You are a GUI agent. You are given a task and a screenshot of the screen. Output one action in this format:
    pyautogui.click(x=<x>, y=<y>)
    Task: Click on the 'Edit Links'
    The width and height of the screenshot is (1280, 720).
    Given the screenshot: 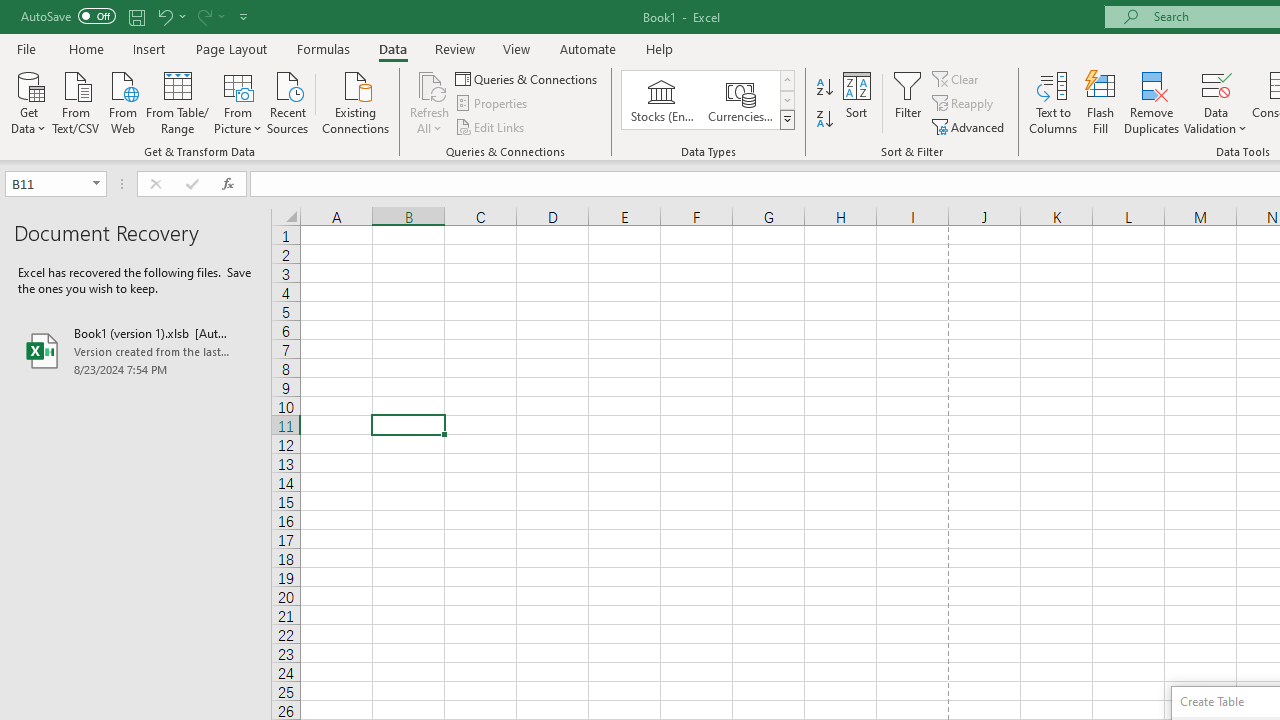 What is the action you would take?
    pyautogui.click(x=491, y=127)
    